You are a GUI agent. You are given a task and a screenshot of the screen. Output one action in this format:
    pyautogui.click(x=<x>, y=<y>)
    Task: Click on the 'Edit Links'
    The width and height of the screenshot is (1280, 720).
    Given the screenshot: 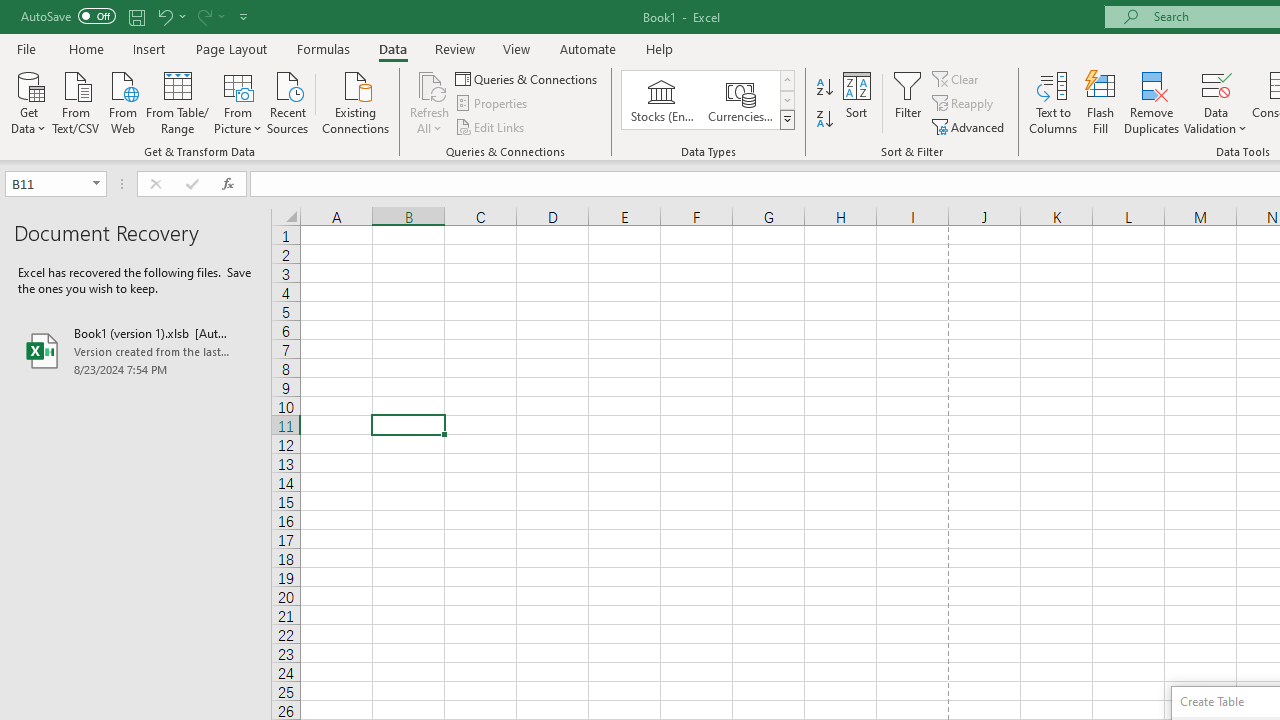 What is the action you would take?
    pyautogui.click(x=491, y=127)
    